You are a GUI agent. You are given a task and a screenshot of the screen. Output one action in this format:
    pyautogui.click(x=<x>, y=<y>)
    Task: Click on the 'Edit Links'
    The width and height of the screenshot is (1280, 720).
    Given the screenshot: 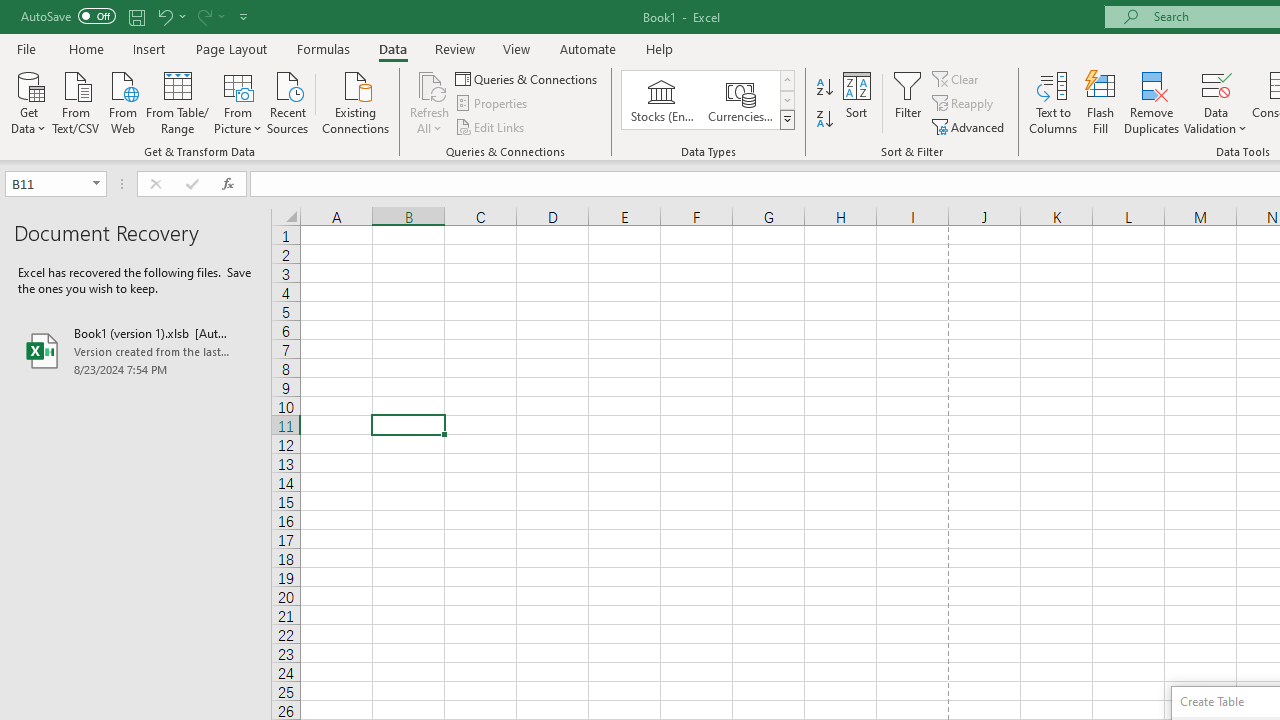 What is the action you would take?
    pyautogui.click(x=491, y=127)
    